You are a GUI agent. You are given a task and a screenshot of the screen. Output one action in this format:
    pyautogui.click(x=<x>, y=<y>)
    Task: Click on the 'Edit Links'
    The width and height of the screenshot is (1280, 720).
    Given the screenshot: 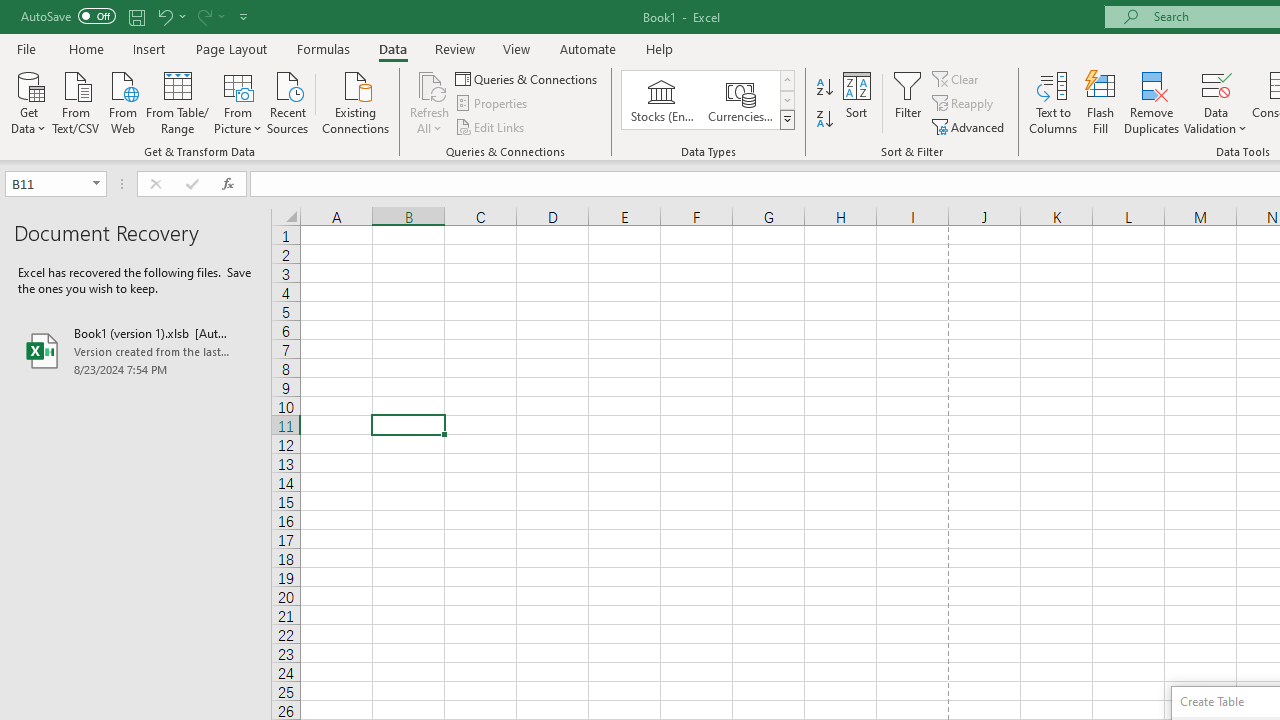 What is the action you would take?
    pyautogui.click(x=491, y=127)
    